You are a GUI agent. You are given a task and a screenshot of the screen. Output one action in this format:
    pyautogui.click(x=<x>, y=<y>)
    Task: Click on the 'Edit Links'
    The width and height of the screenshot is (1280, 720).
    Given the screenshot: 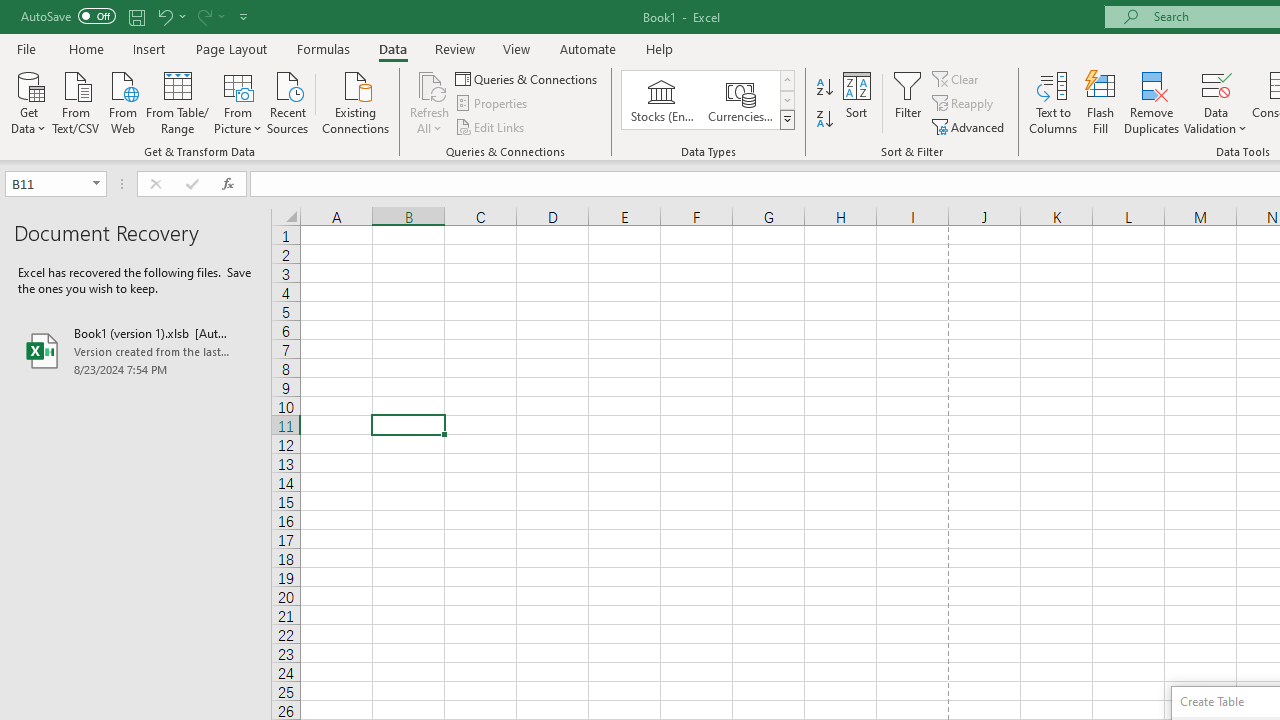 What is the action you would take?
    pyautogui.click(x=491, y=127)
    